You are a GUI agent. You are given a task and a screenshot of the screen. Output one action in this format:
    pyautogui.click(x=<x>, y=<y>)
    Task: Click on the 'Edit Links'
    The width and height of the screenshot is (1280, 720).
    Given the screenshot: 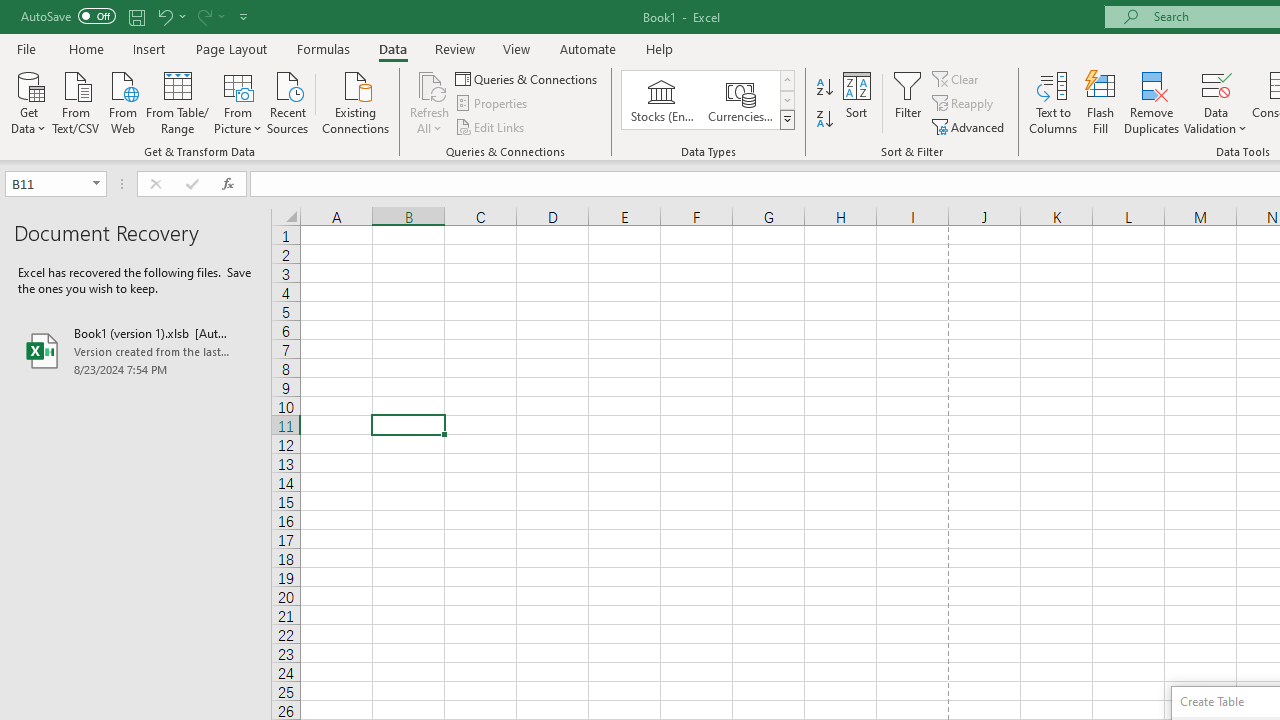 What is the action you would take?
    pyautogui.click(x=491, y=127)
    